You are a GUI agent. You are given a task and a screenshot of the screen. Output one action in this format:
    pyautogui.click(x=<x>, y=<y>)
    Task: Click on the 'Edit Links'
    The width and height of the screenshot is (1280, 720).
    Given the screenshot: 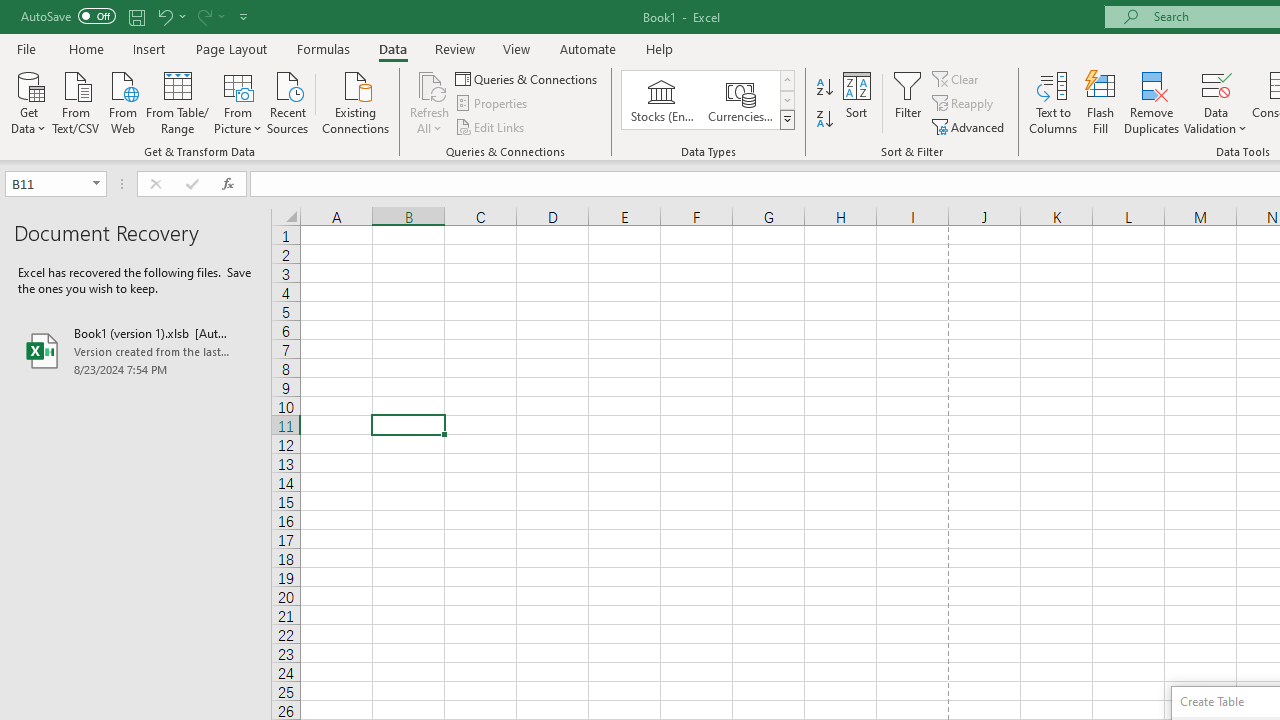 What is the action you would take?
    pyautogui.click(x=491, y=127)
    